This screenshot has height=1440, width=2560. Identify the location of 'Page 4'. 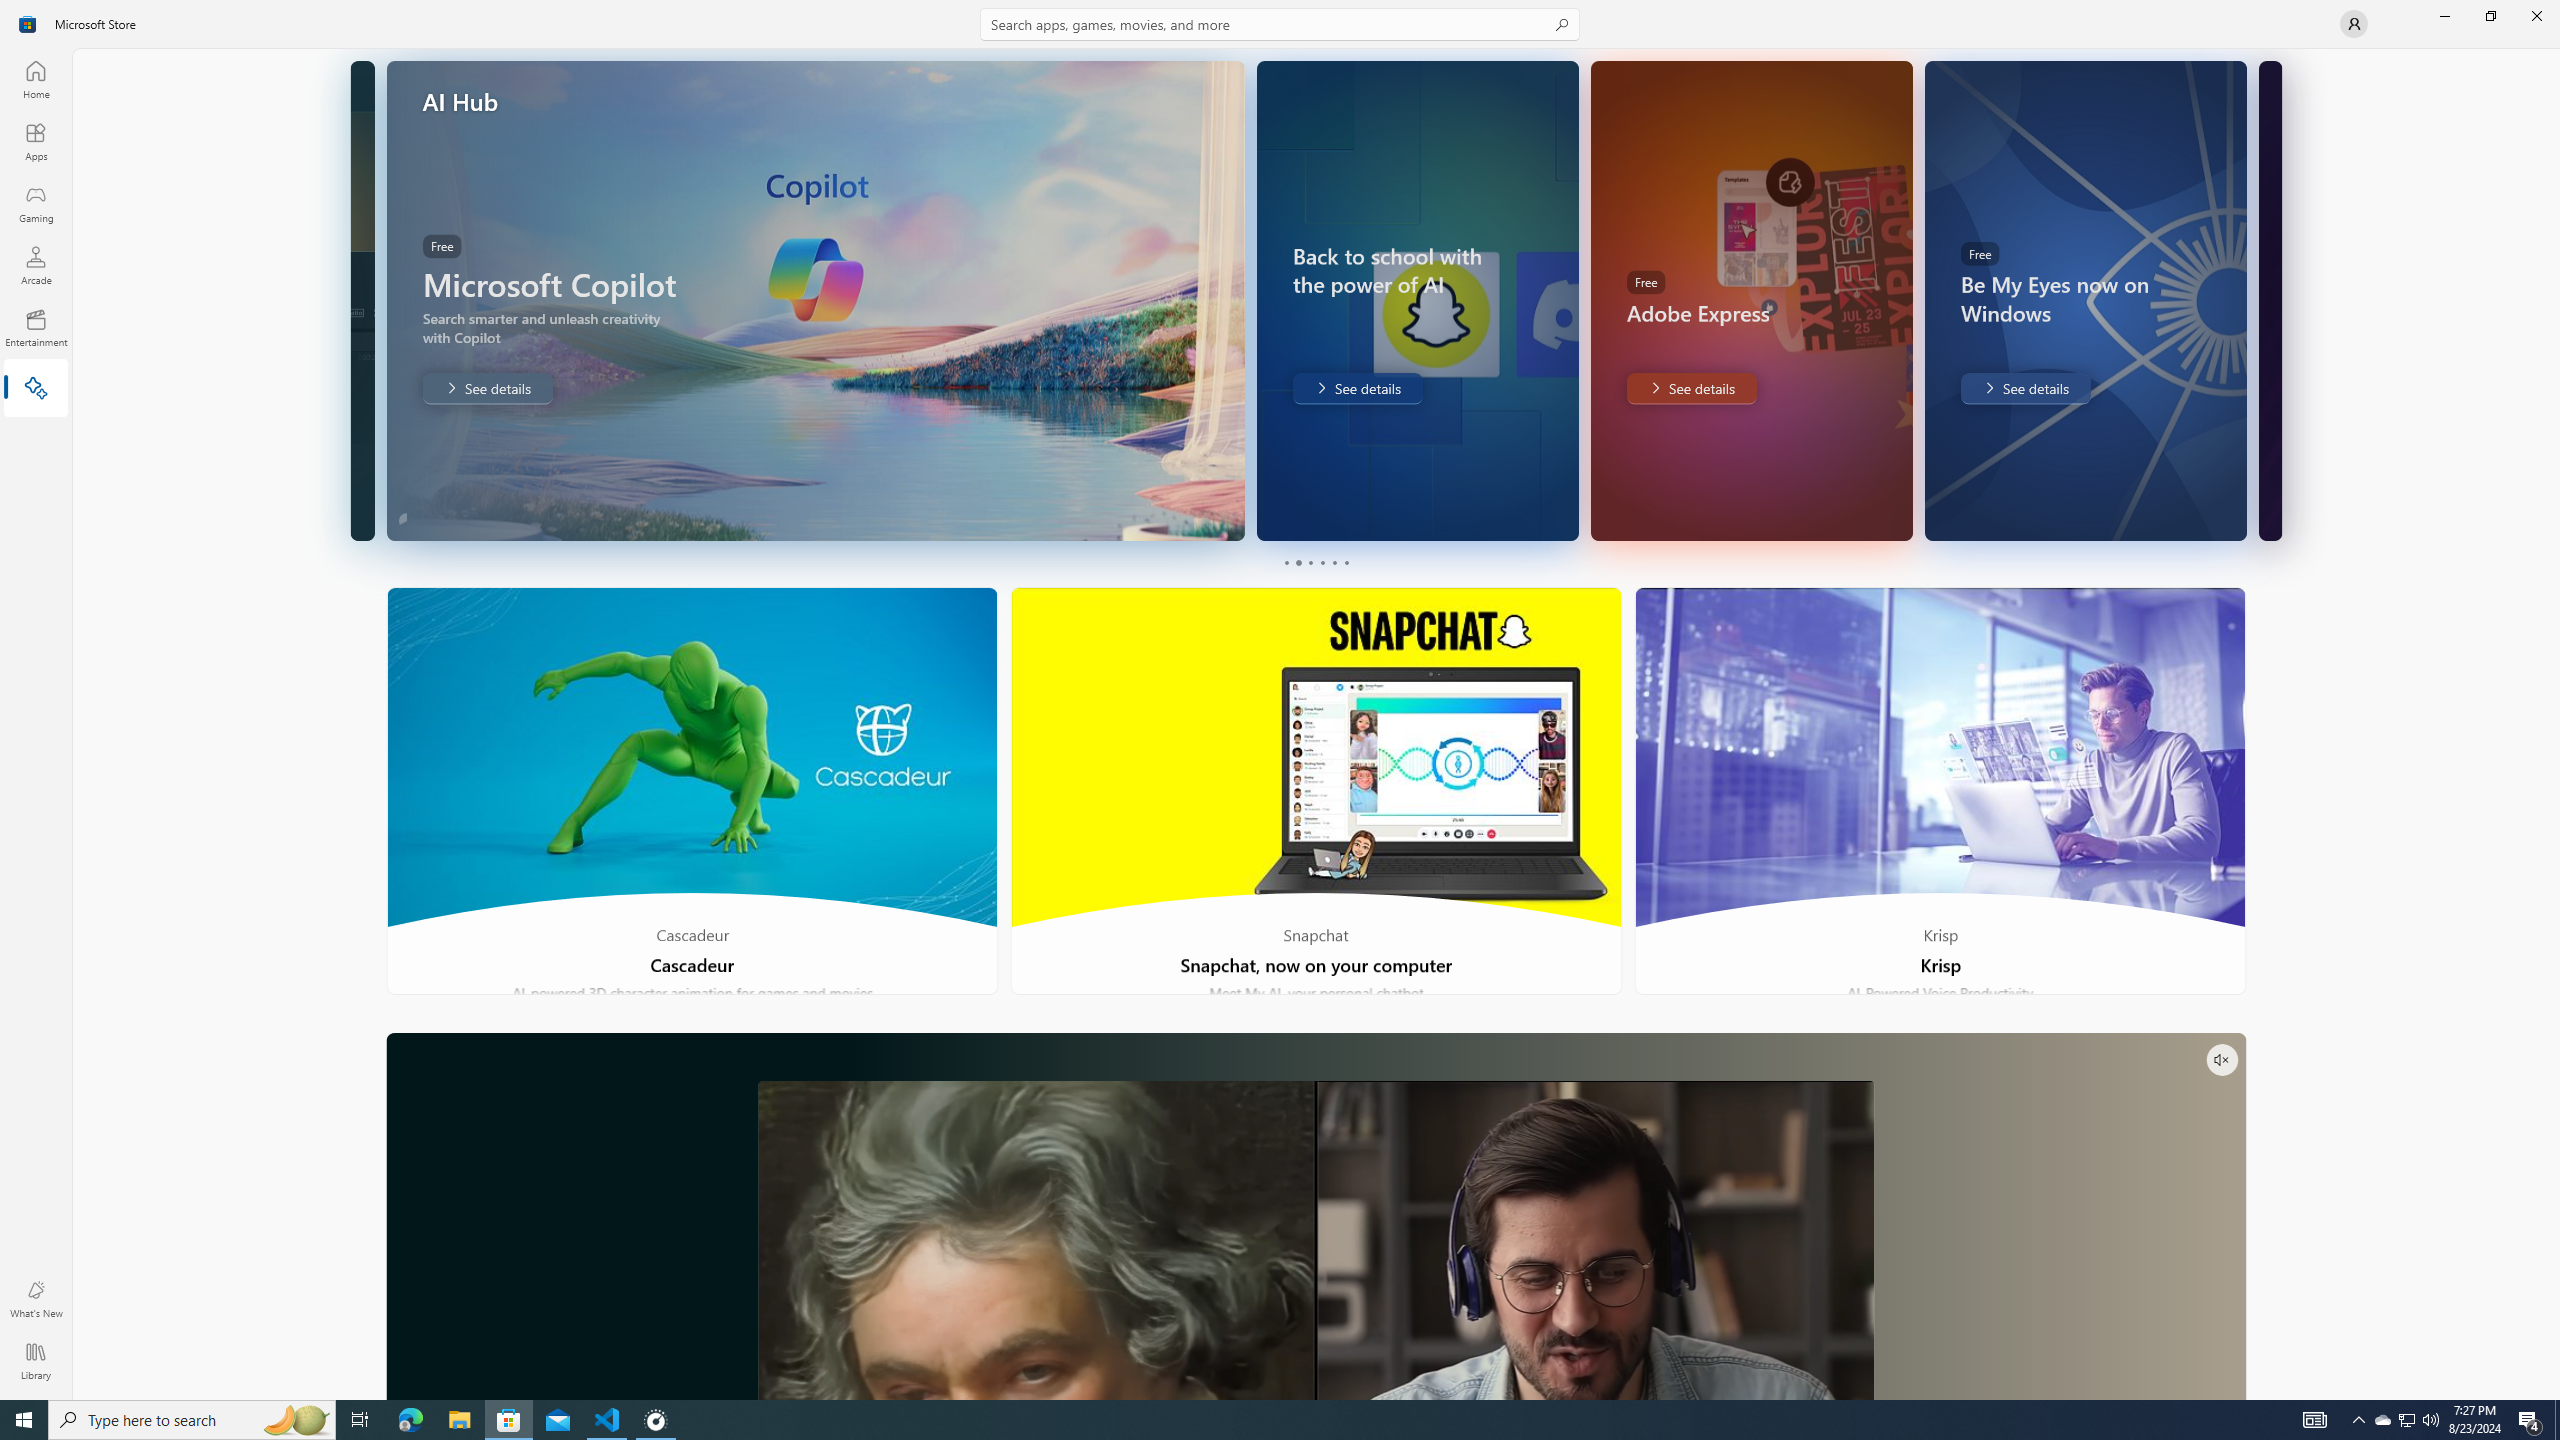
(1321, 562).